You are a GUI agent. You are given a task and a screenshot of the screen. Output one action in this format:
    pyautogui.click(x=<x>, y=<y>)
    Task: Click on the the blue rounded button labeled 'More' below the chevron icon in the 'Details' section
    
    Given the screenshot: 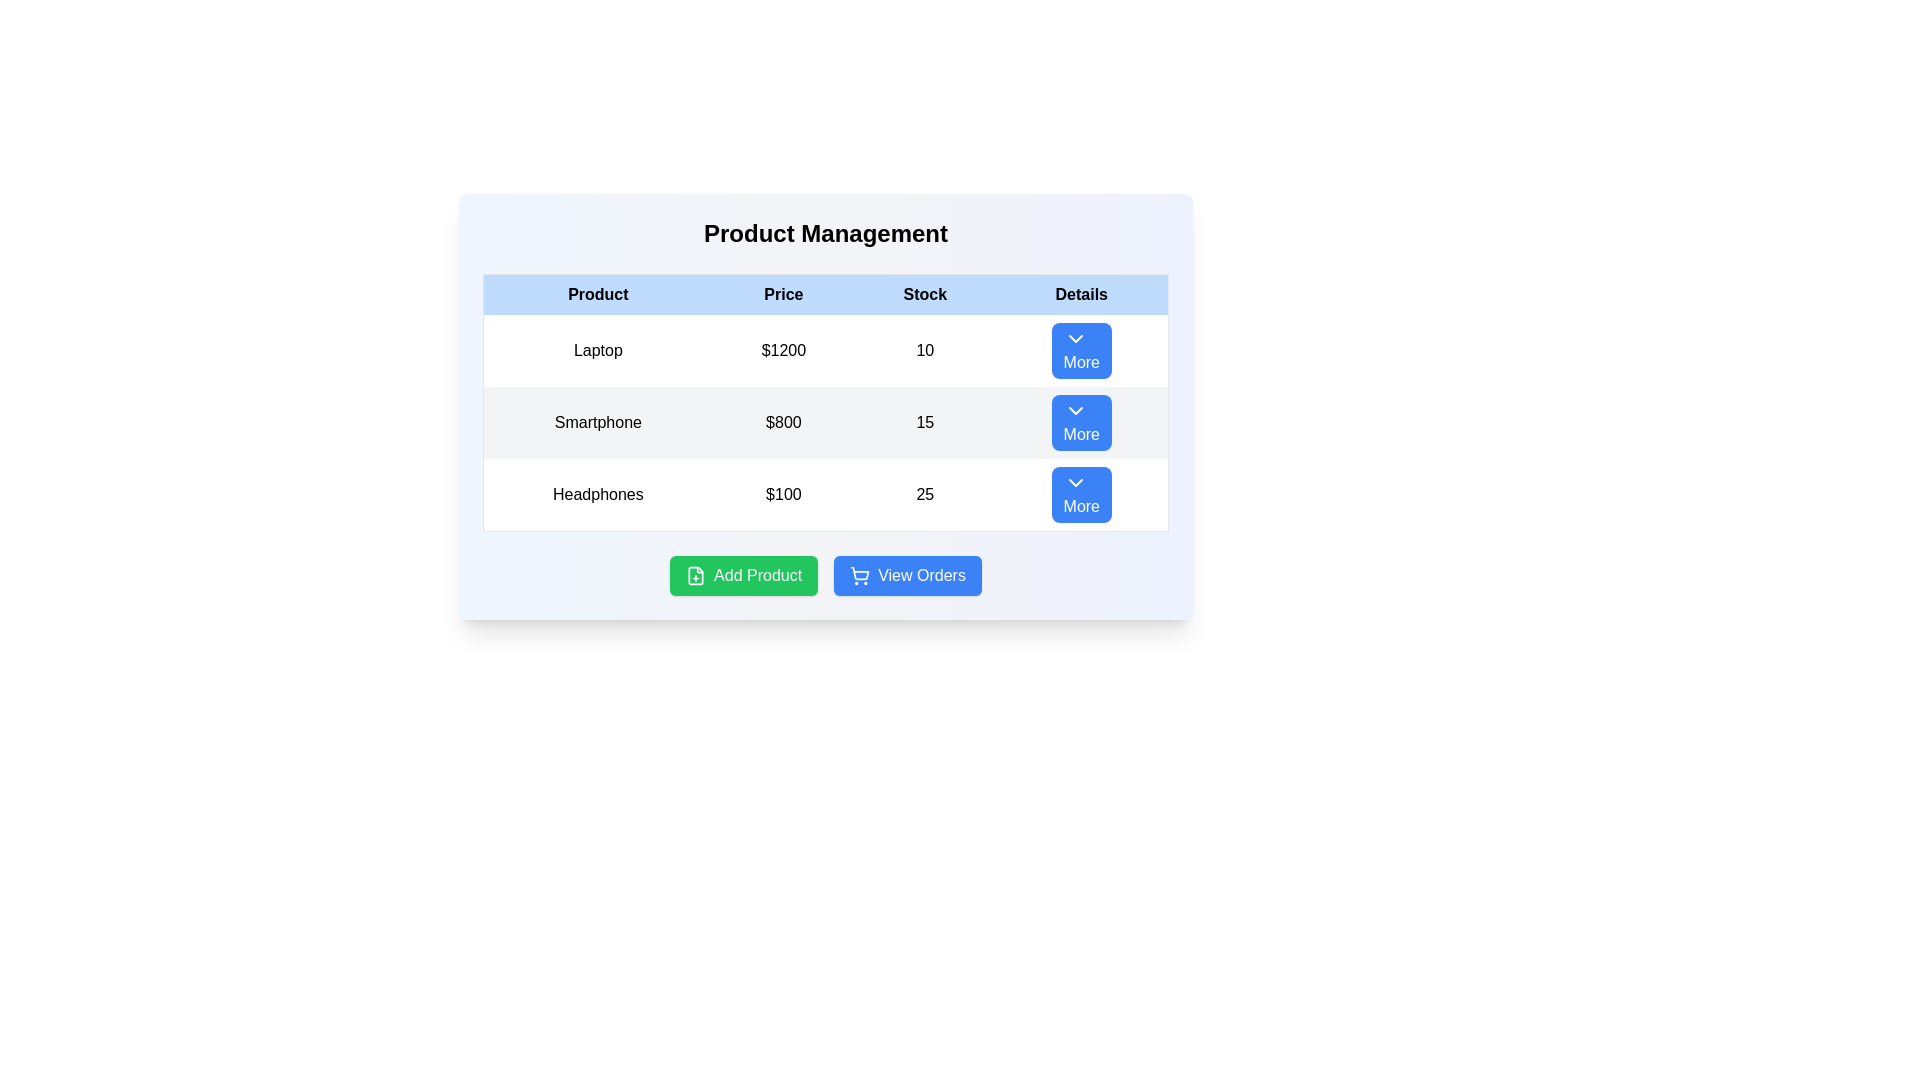 What is the action you would take?
    pyautogui.click(x=1081, y=350)
    